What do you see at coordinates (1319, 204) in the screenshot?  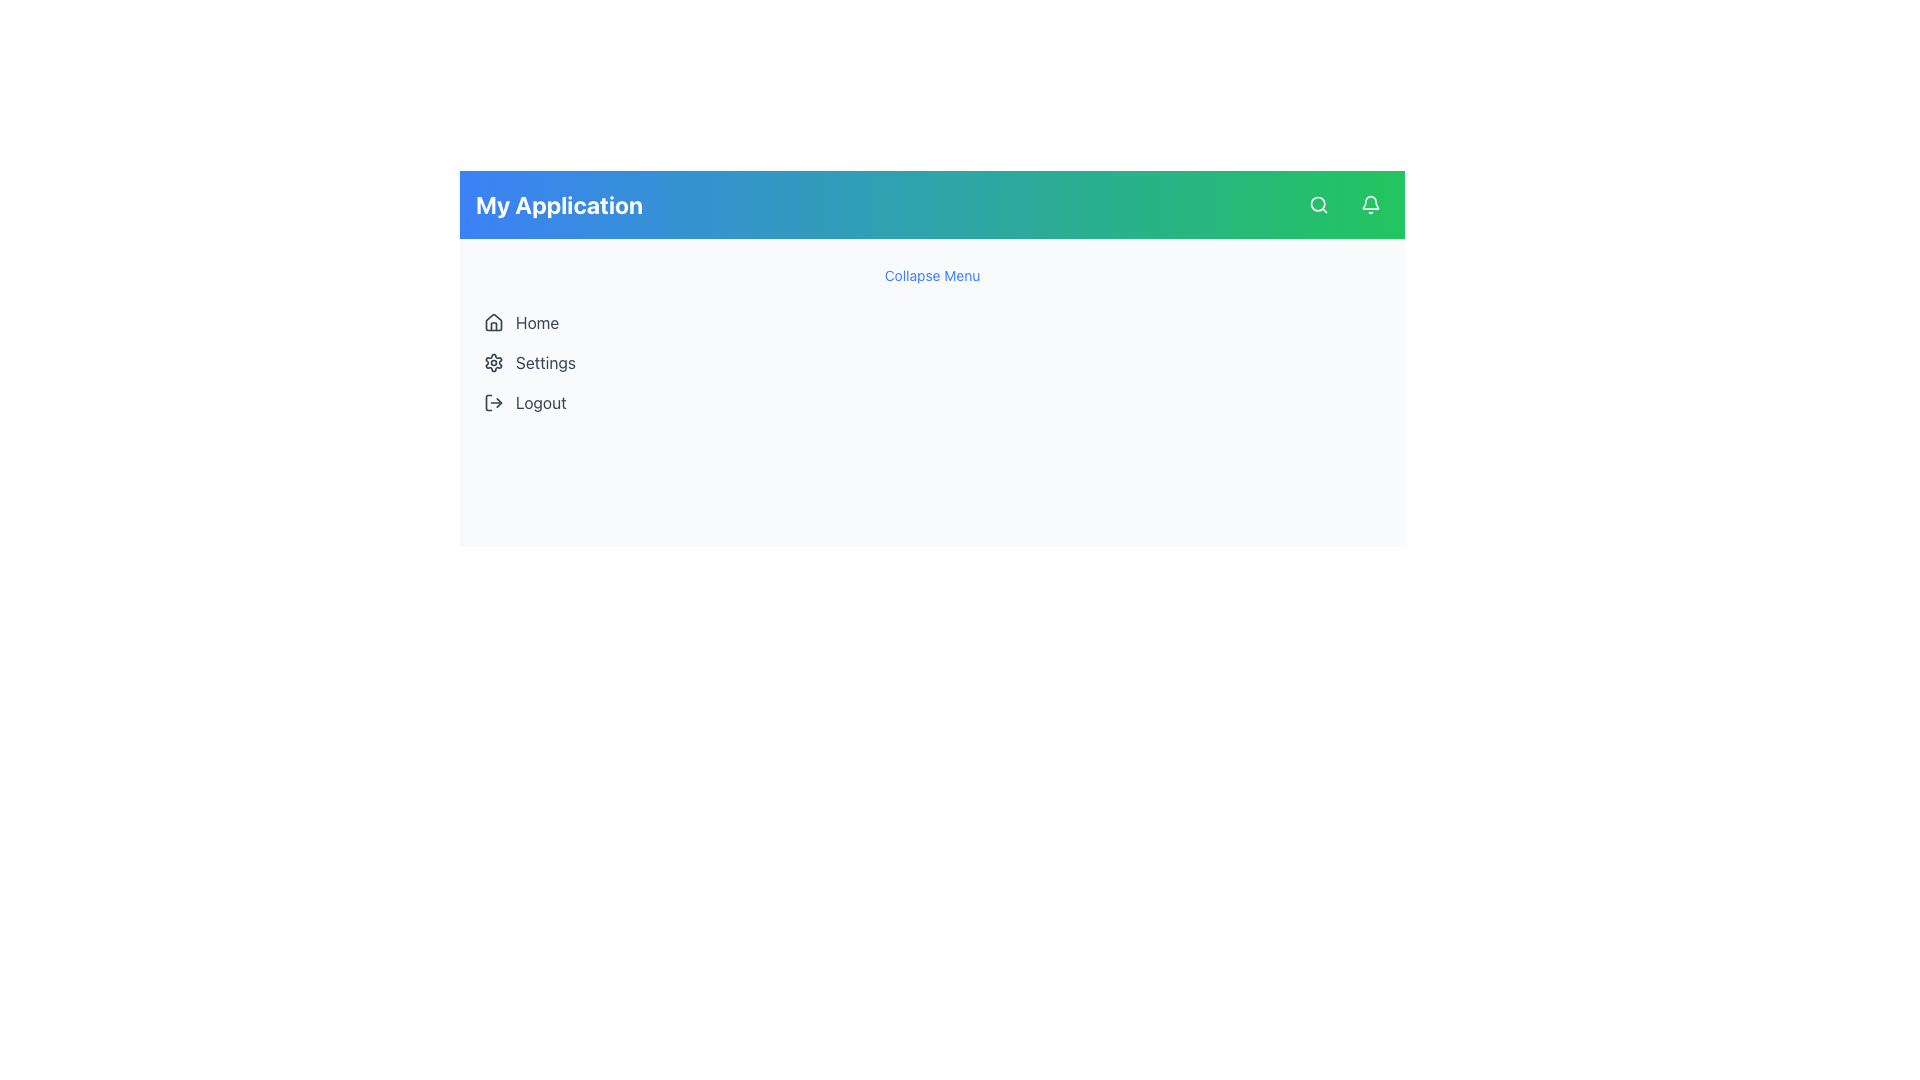 I see `the first interactive circular search button located in the top-right section of the header` at bounding box center [1319, 204].